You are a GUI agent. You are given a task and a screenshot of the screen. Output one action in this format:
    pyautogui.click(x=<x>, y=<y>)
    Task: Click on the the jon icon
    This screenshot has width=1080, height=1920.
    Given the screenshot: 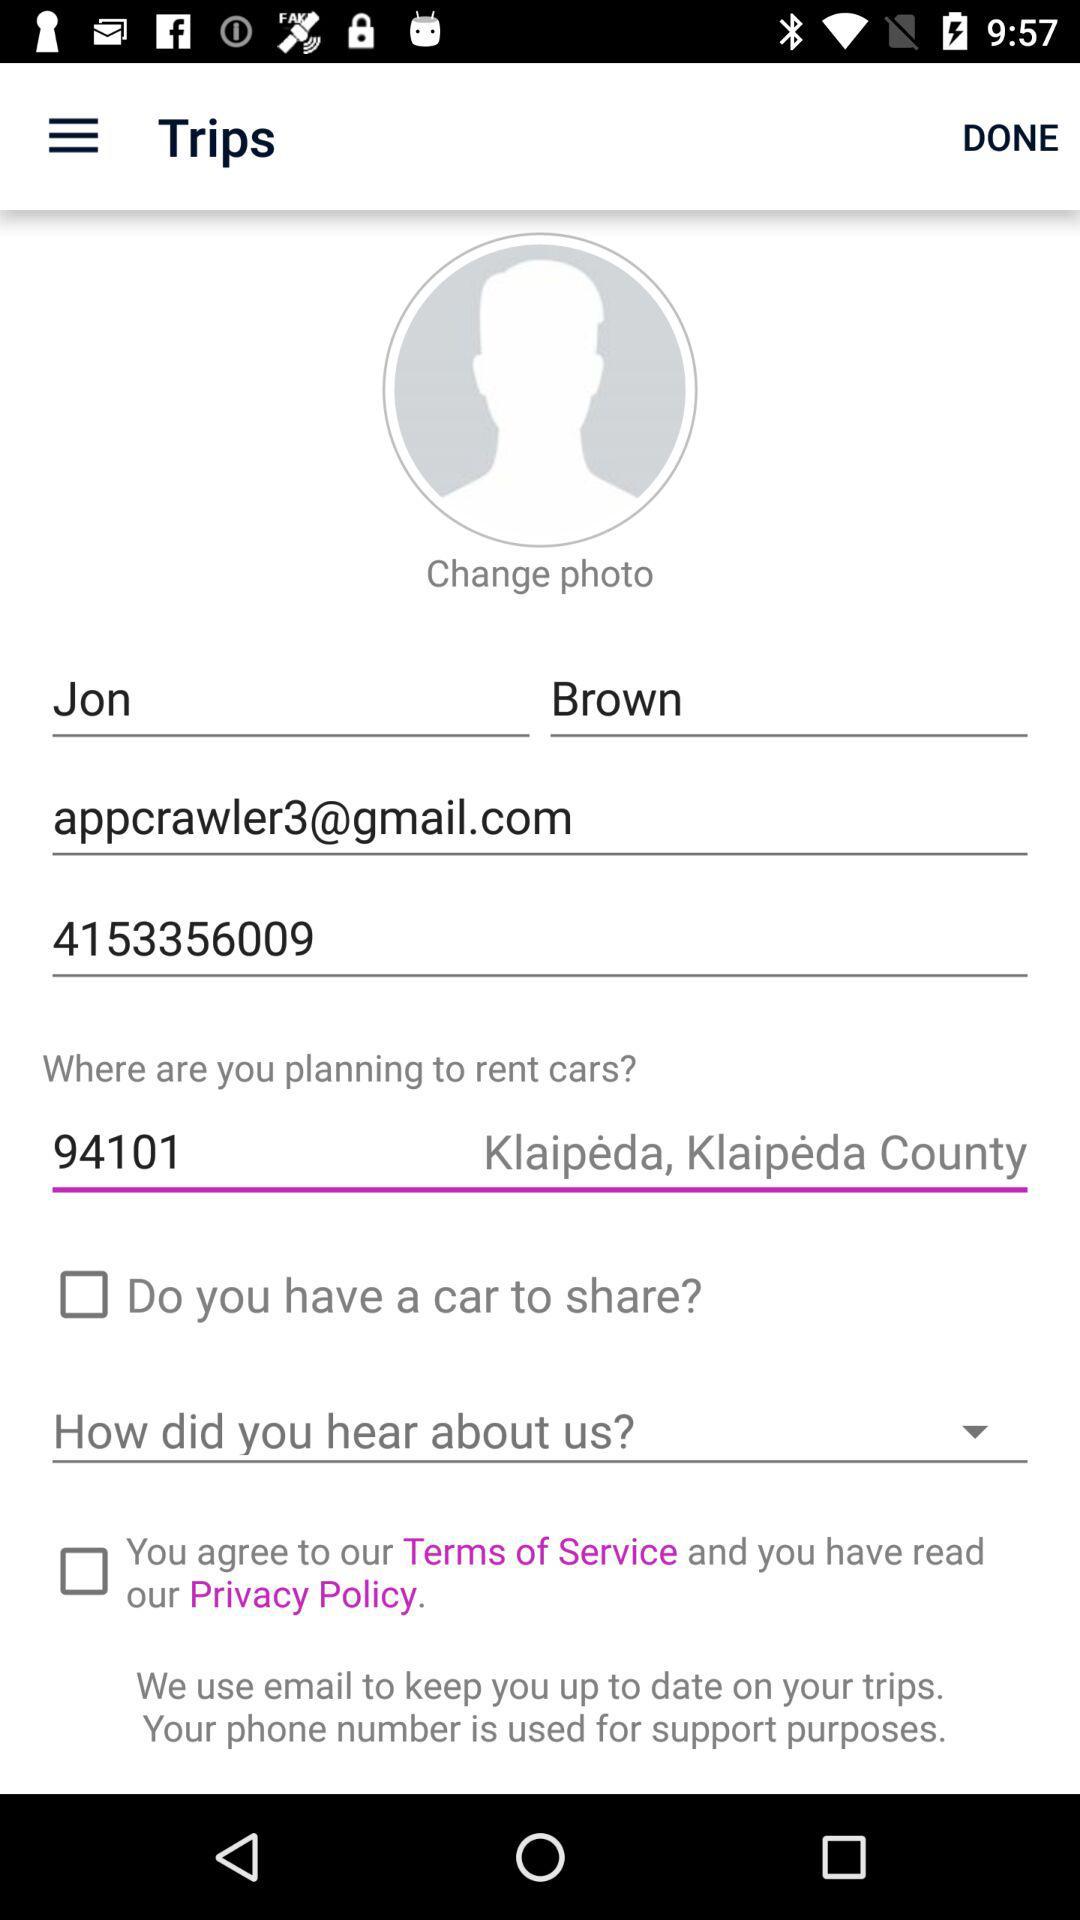 What is the action you would take?
    pyautogui.click(x=290, y=698)
    